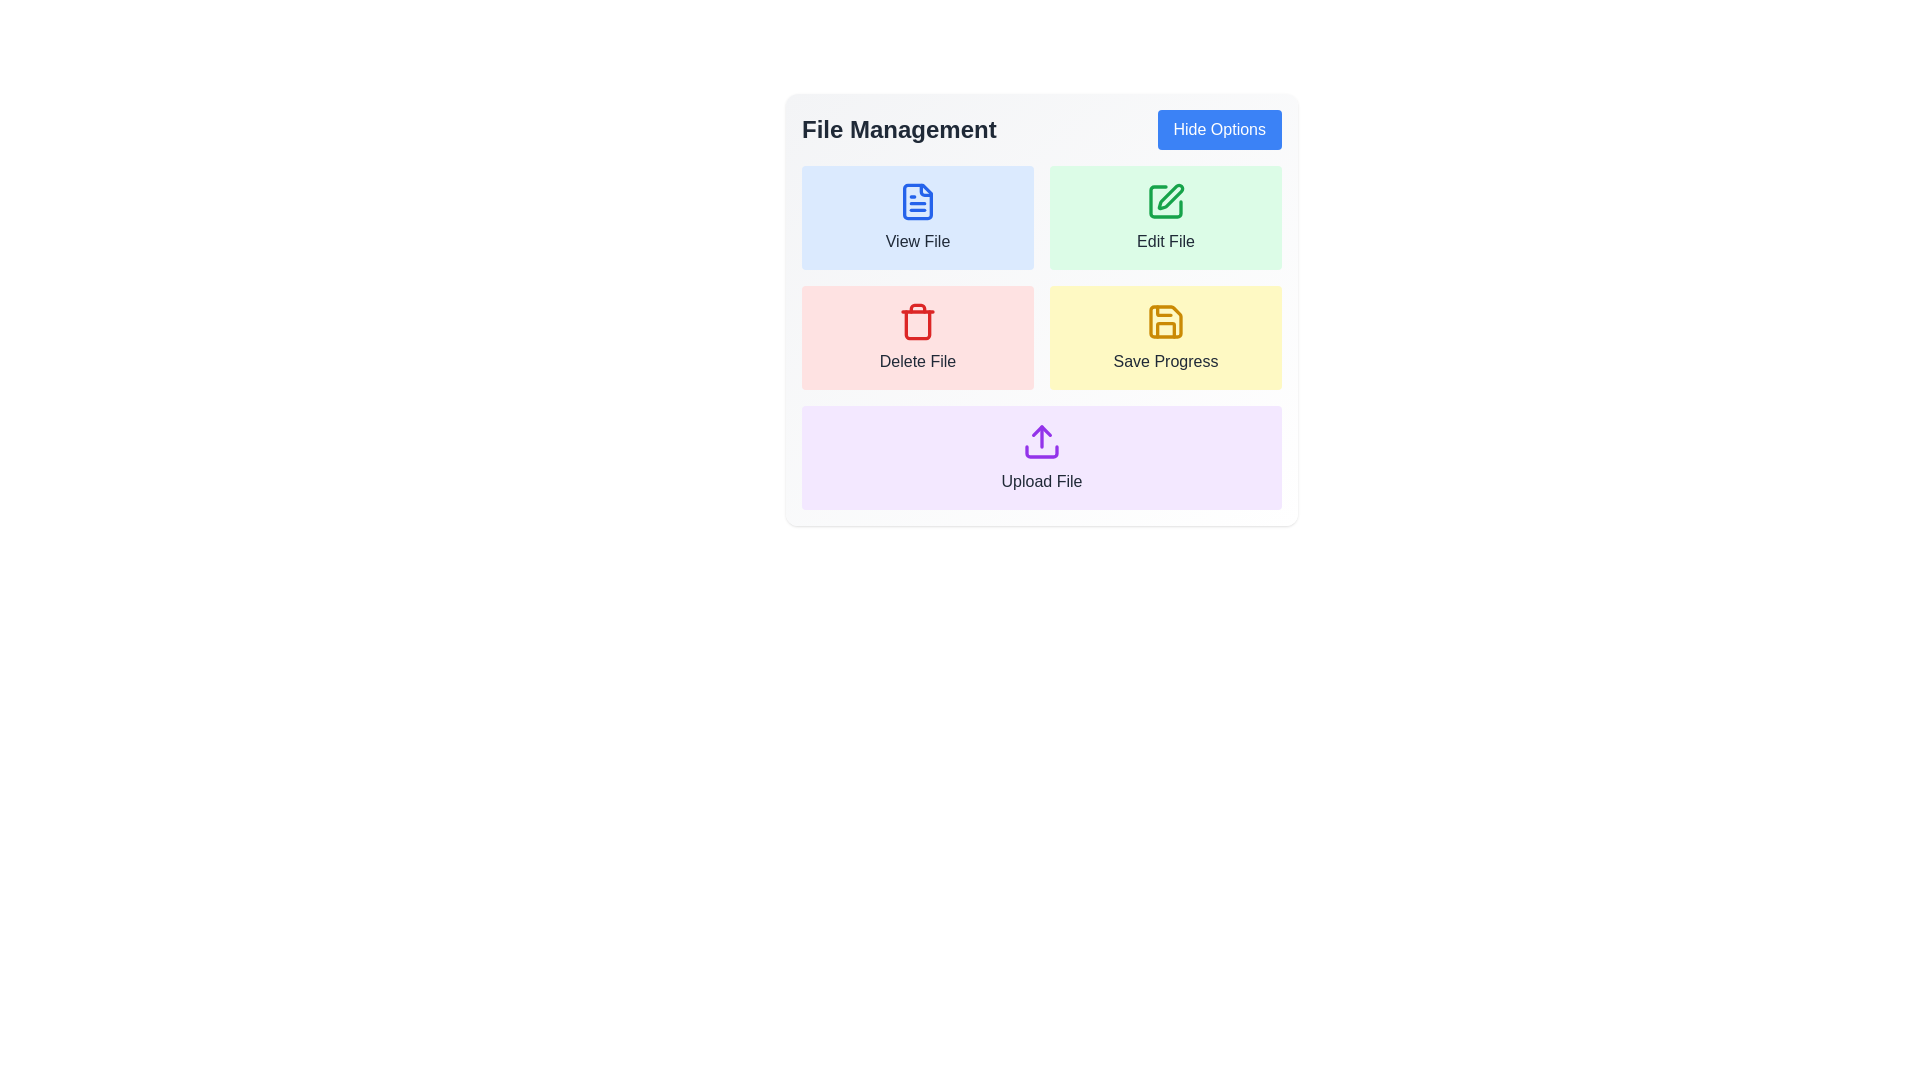 This screenshot has height=1080, width=1920. Describe the element at coordinates (1166, 241) in the screenshot. I see `the text label that describes the action of editing a file, located in the top-right region of the main grid layout, specifically in the third column of the first row` at that location.